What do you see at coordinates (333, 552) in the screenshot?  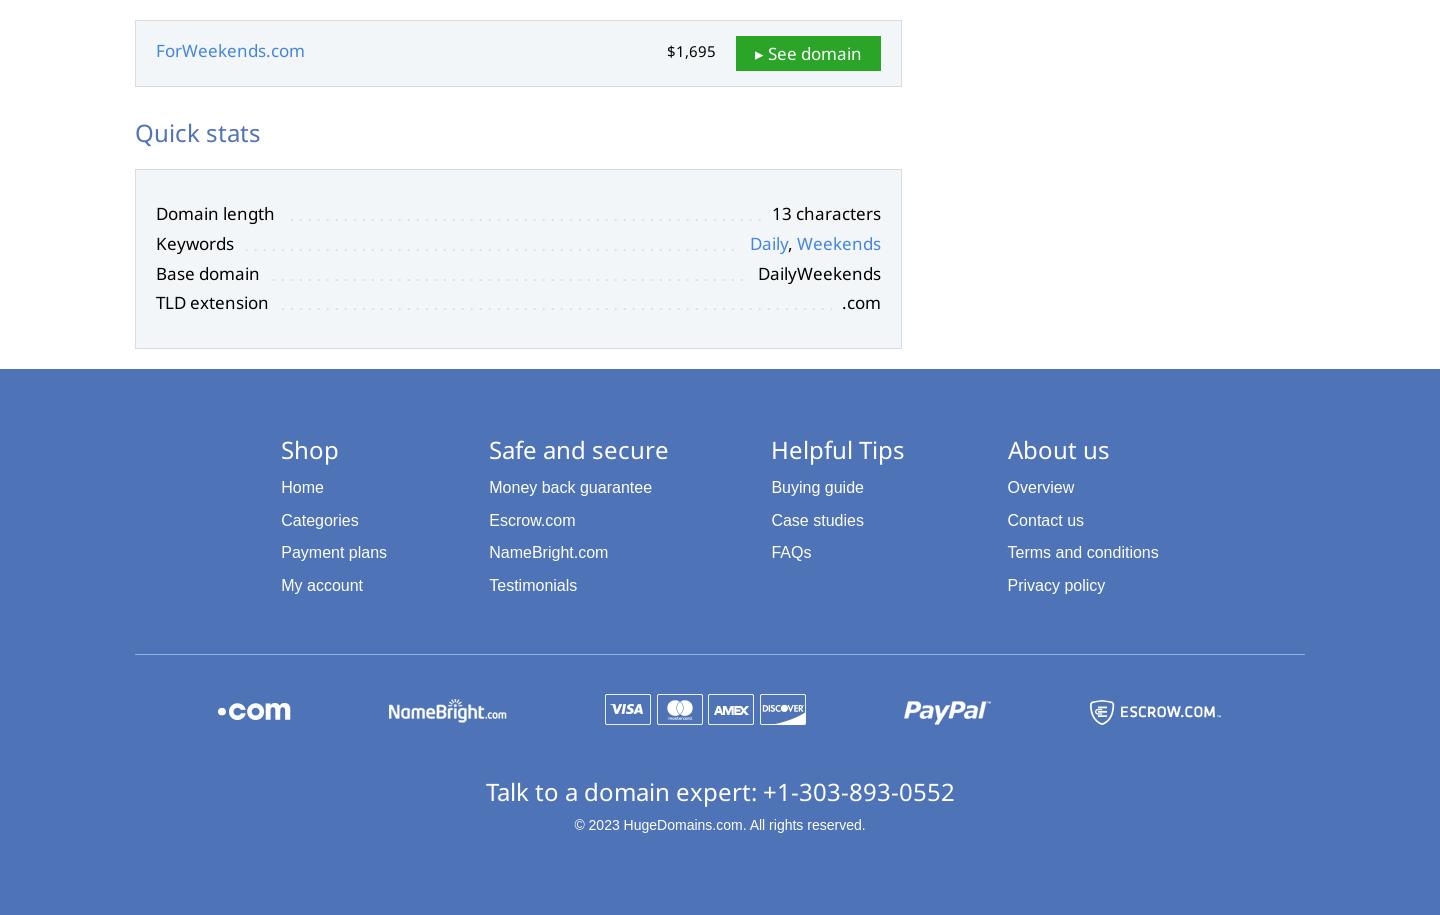 I see `'Payment plans'` at bounding box center [333, 552].